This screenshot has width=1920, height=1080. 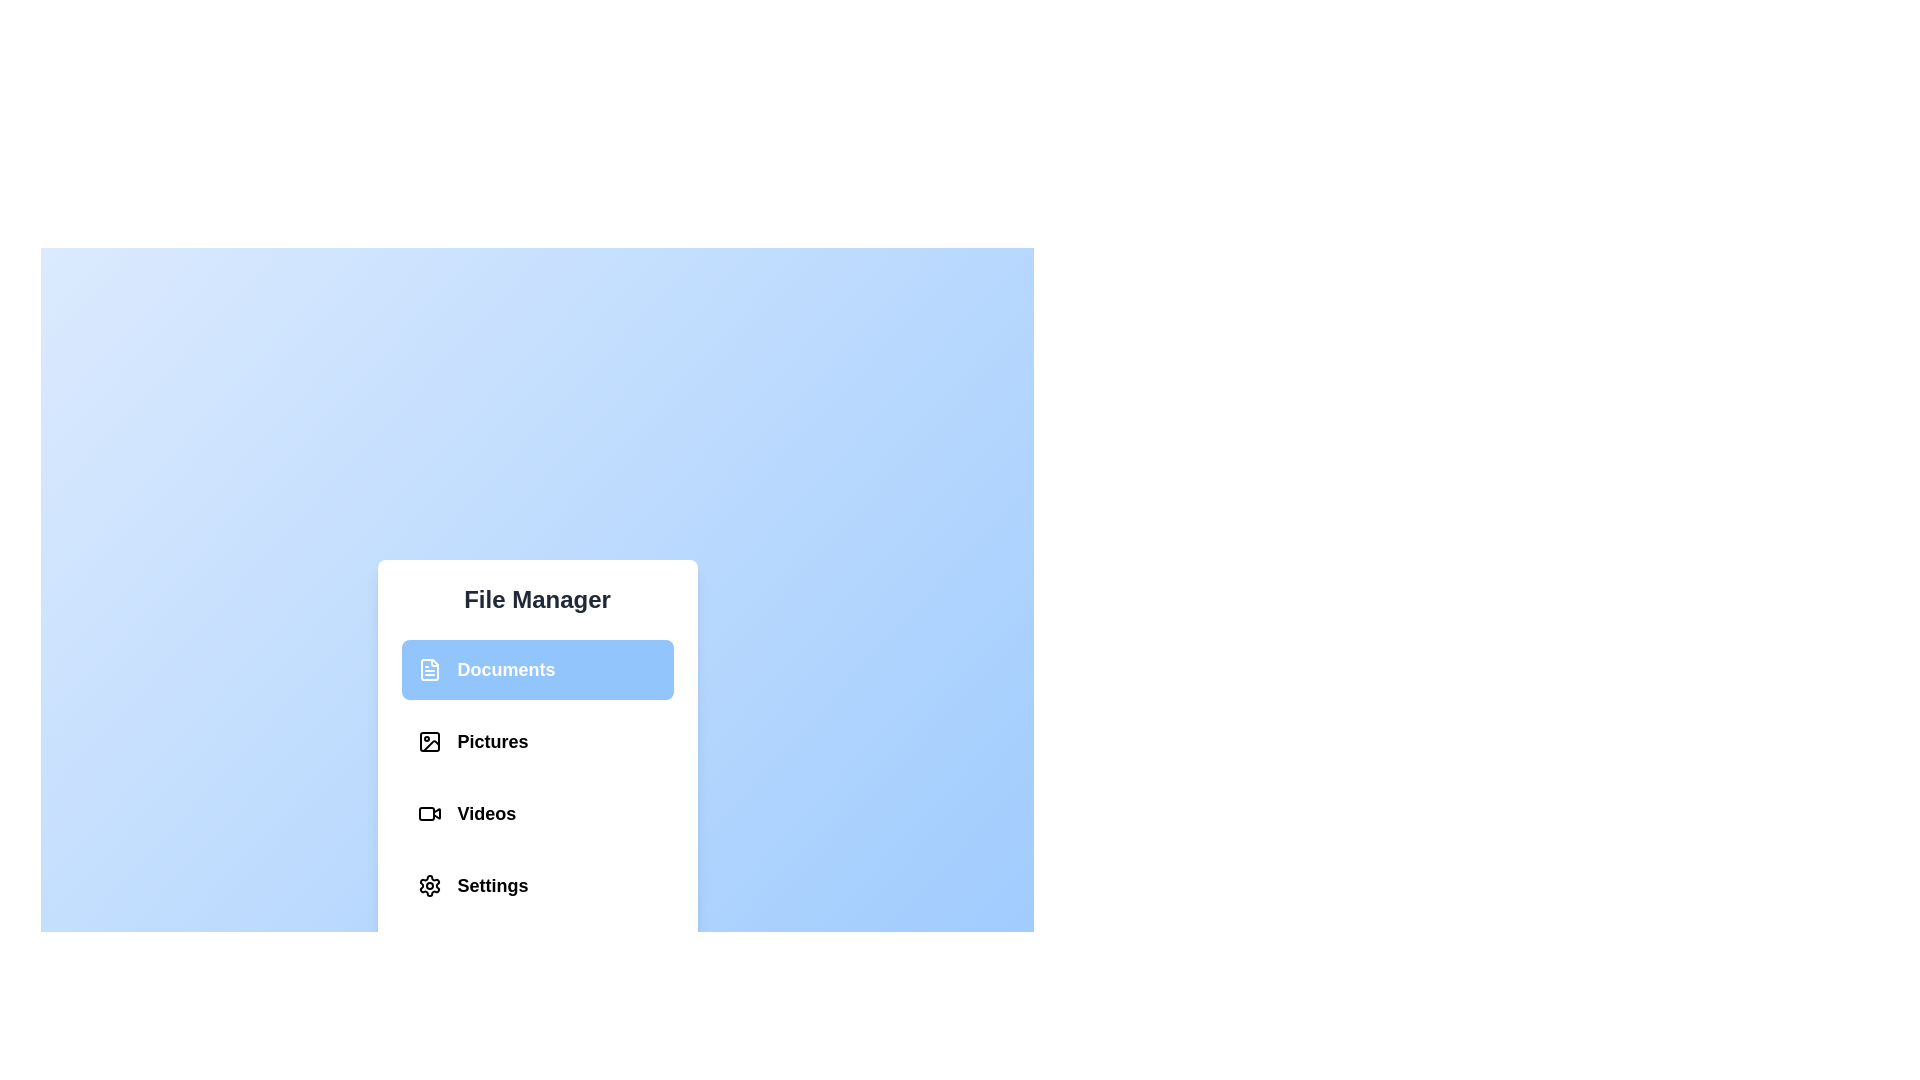 I want to click on the Settings section in the File Management Menu, so click(x=428, y=885).